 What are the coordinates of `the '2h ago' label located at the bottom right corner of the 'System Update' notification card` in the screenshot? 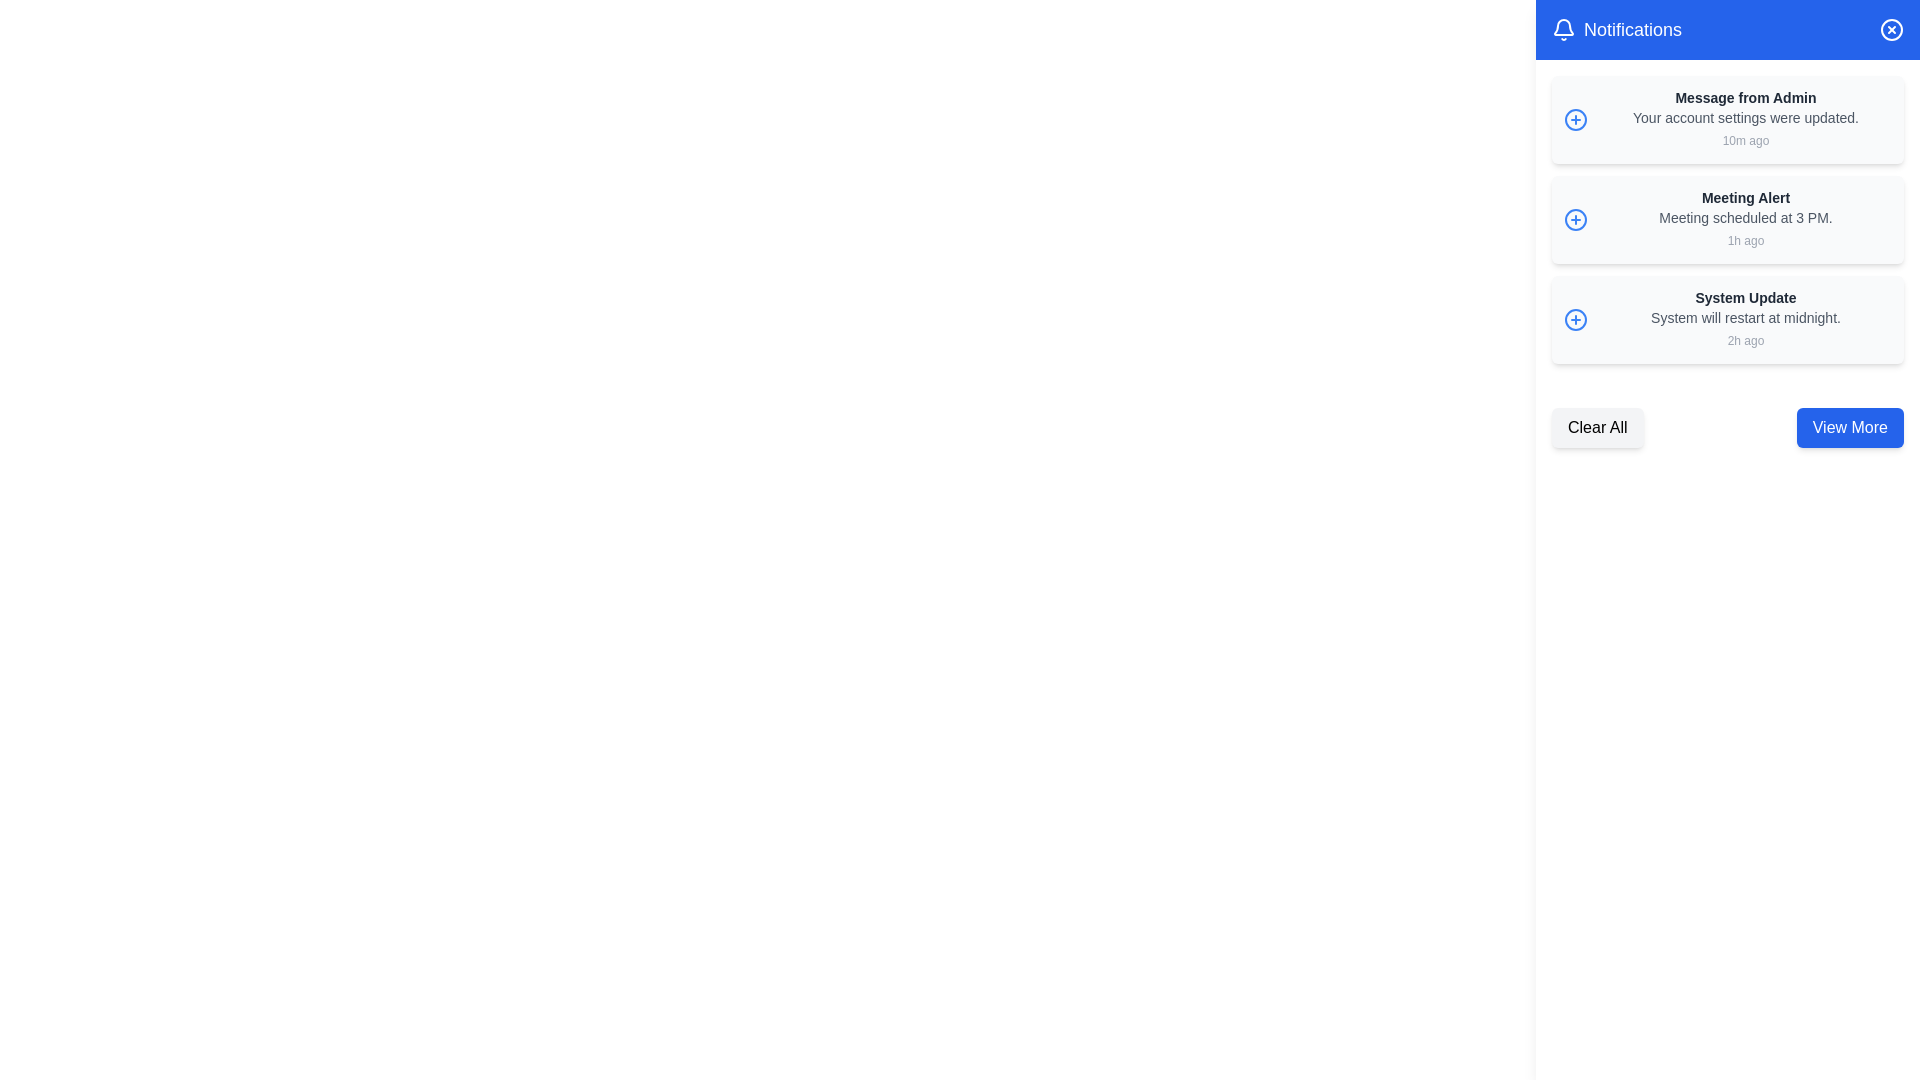 It's located at (1745, 339).